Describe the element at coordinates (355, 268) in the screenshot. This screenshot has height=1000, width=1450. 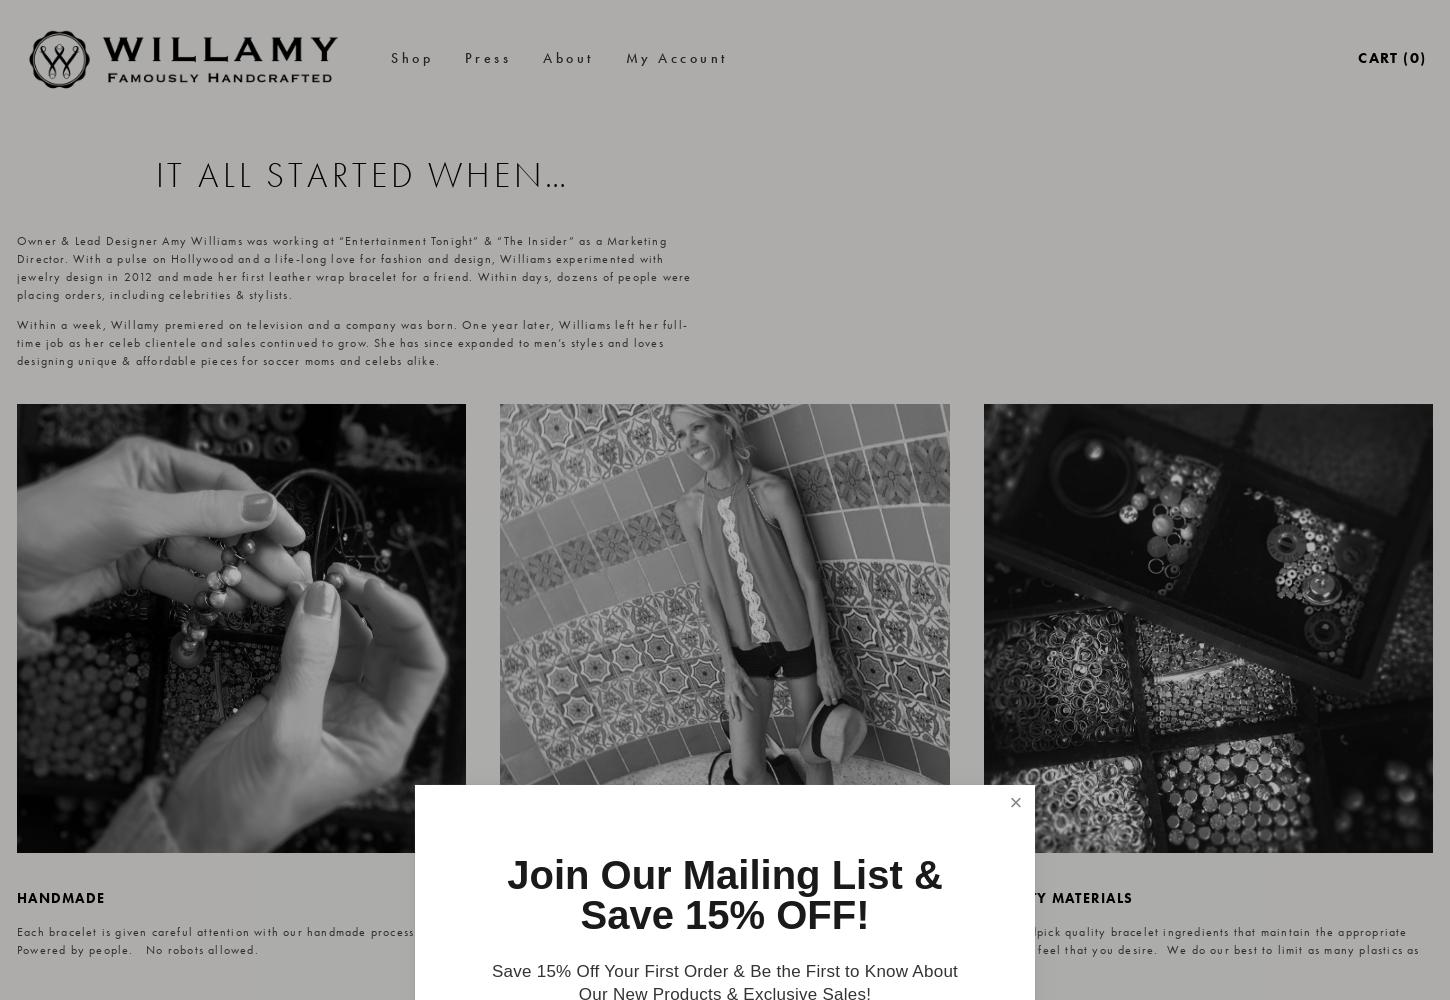
I see `'Owner & Lead Designer Amy Williams was working at “Entertainment Tonight” & “The Insider” as a Marketing Director. With a pulse on Hollywood and a life-long love for fashion and design, Williams experimented with jewelry design in 2012 and made her first leather wrap bracelet for a friend. Within days, dozens of people were placing orders, including celebrities & stylists.'` at that location.